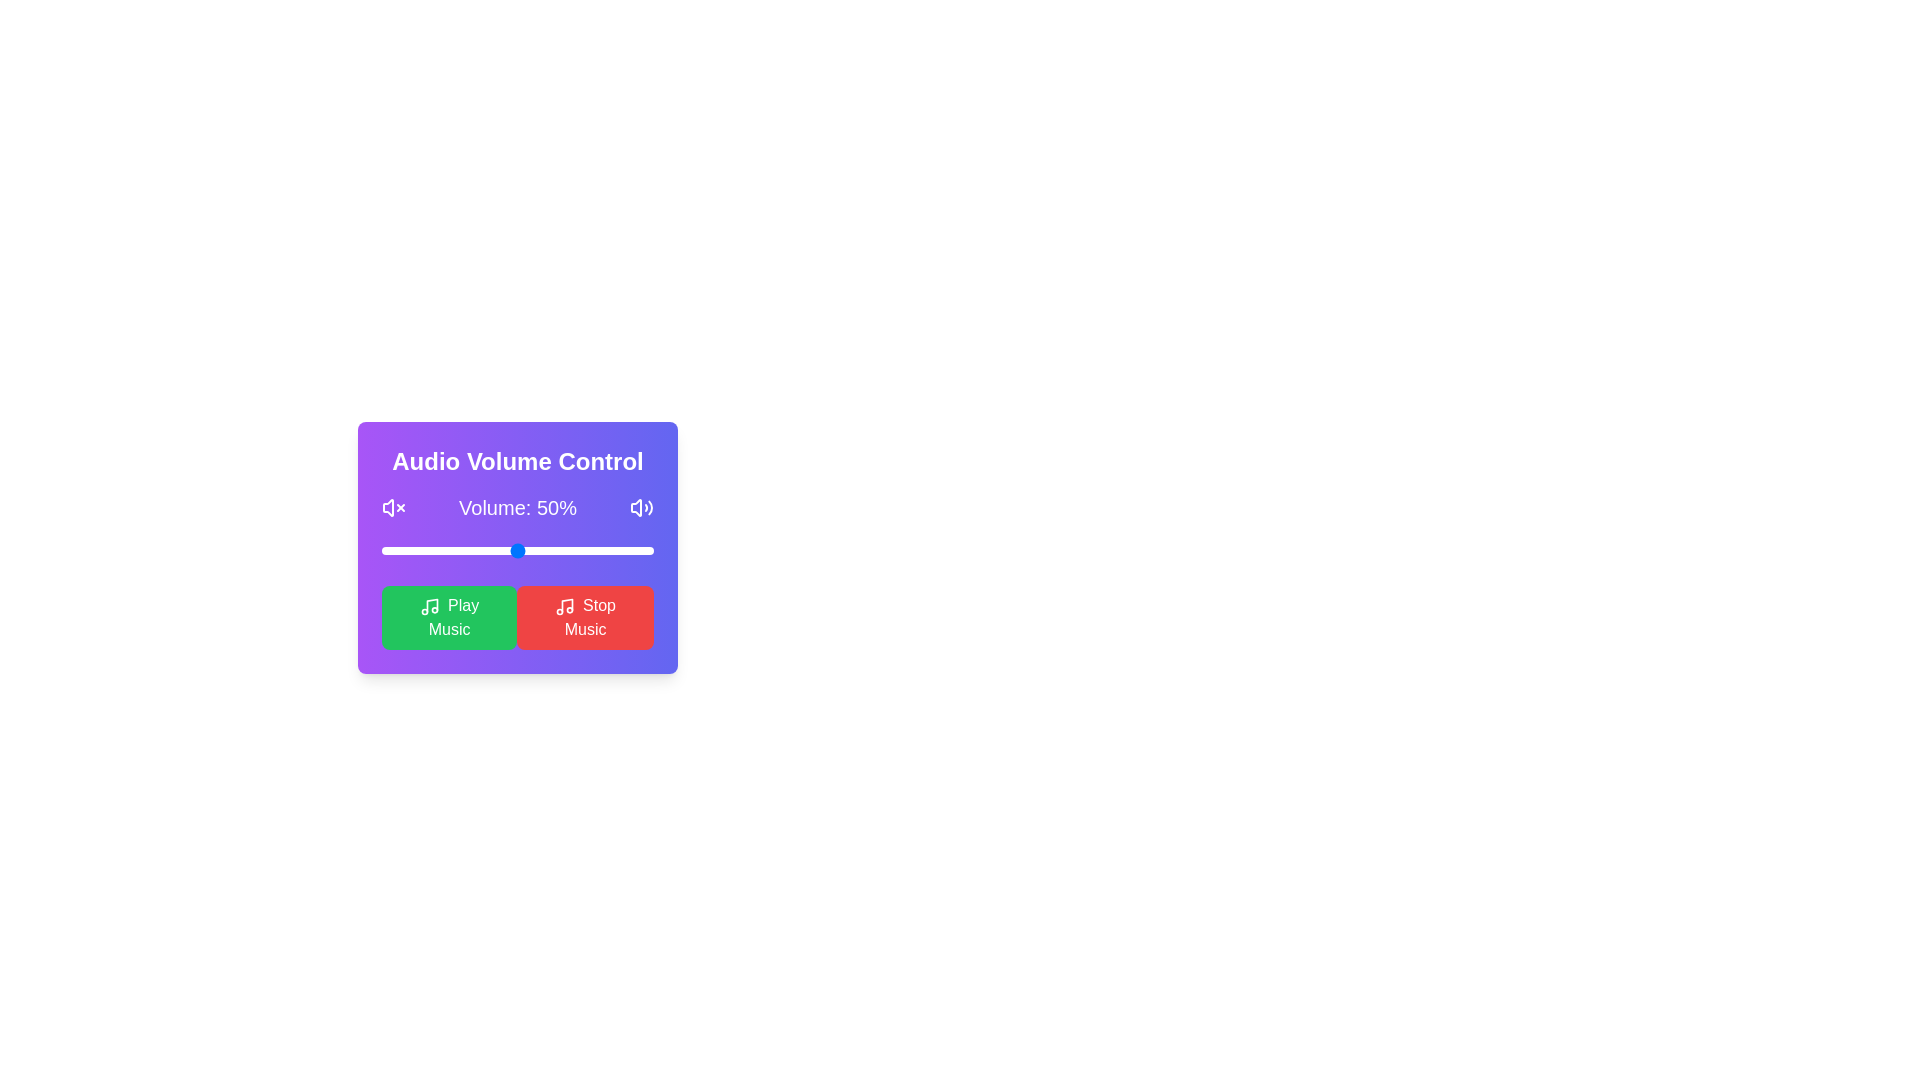  I want to click on the green button labeled 'Play Music' with a music note icon to play music, so click(448, 616).